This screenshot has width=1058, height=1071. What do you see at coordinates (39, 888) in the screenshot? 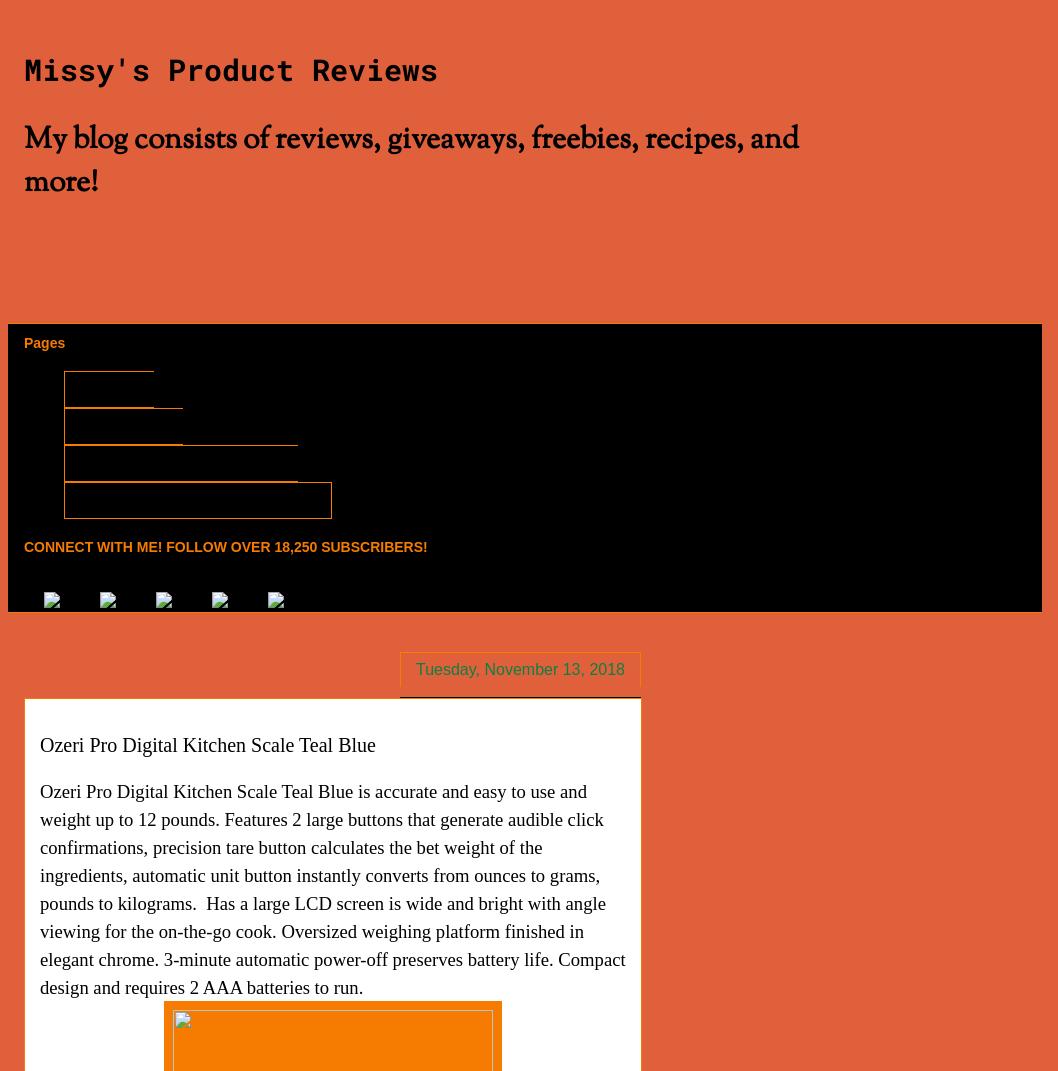
I see `'Ozeri Pro Digital Kitchen Scale Teal Blue is accurate and easy to use and weight up to 12 pounds. Features 2 large buttons that generate audible click confirmations, precision tare button calculates the bet weight of the ingredients, automatic unit button instantly converts from ounces to grams, pounds to kilograms.  Has a large LCD screen is wide and bright with angle viewing for the on-the-go cook. Oversized weighing platform finished in elegant chrome. 3-minute automatic power-off preserves battery life. Compact design and requires 2 AAA batteries to run.'` at bounding box center [39, 888].